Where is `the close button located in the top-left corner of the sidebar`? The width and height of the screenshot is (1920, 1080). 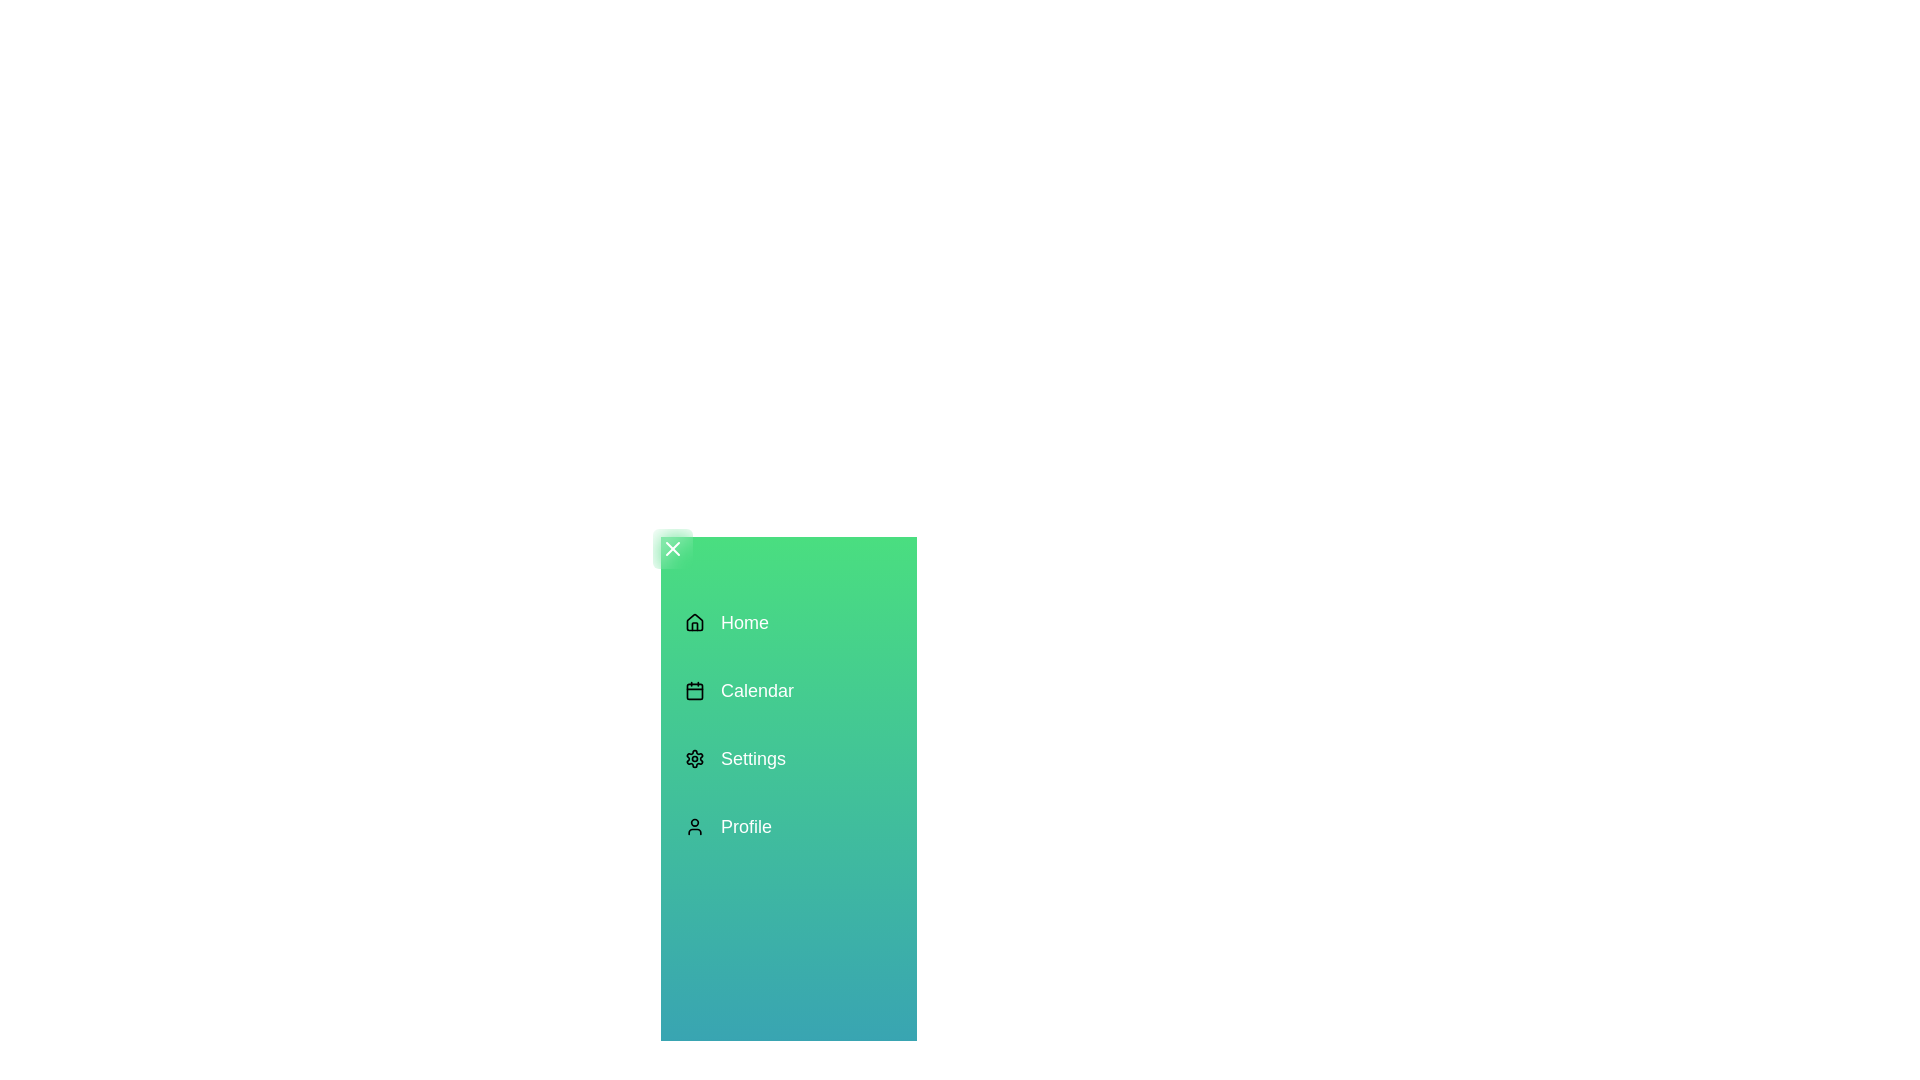
the close button located in the top-left corner of the sidebar is located at coordinates (672, 548).